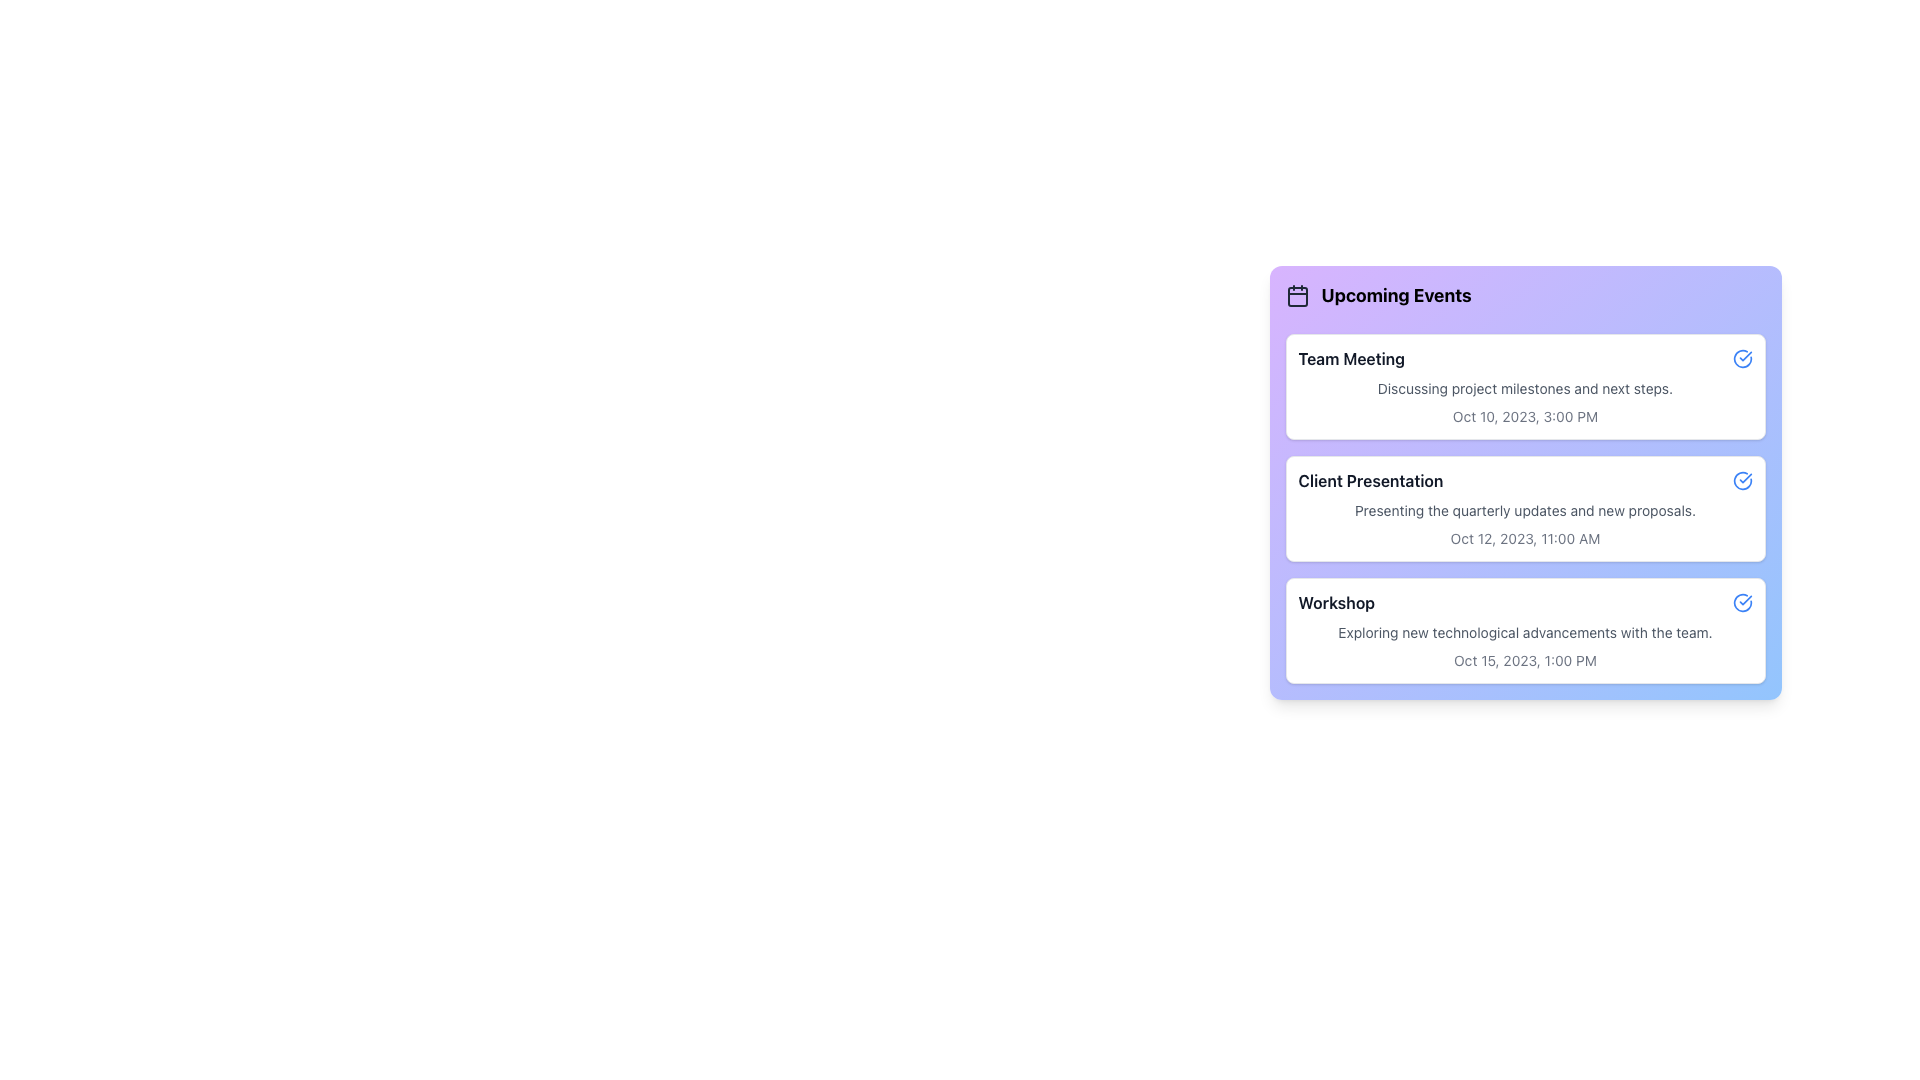 The height and width of the screenshot is (1080, 1920). Describe the element at coordinates (1524, 538) in the screenshot. I see `date and time information displayed in the text label that reads 'Oct 12, 2023, 11:00 AM', which is positioned below the description of the client presentation` at that location.